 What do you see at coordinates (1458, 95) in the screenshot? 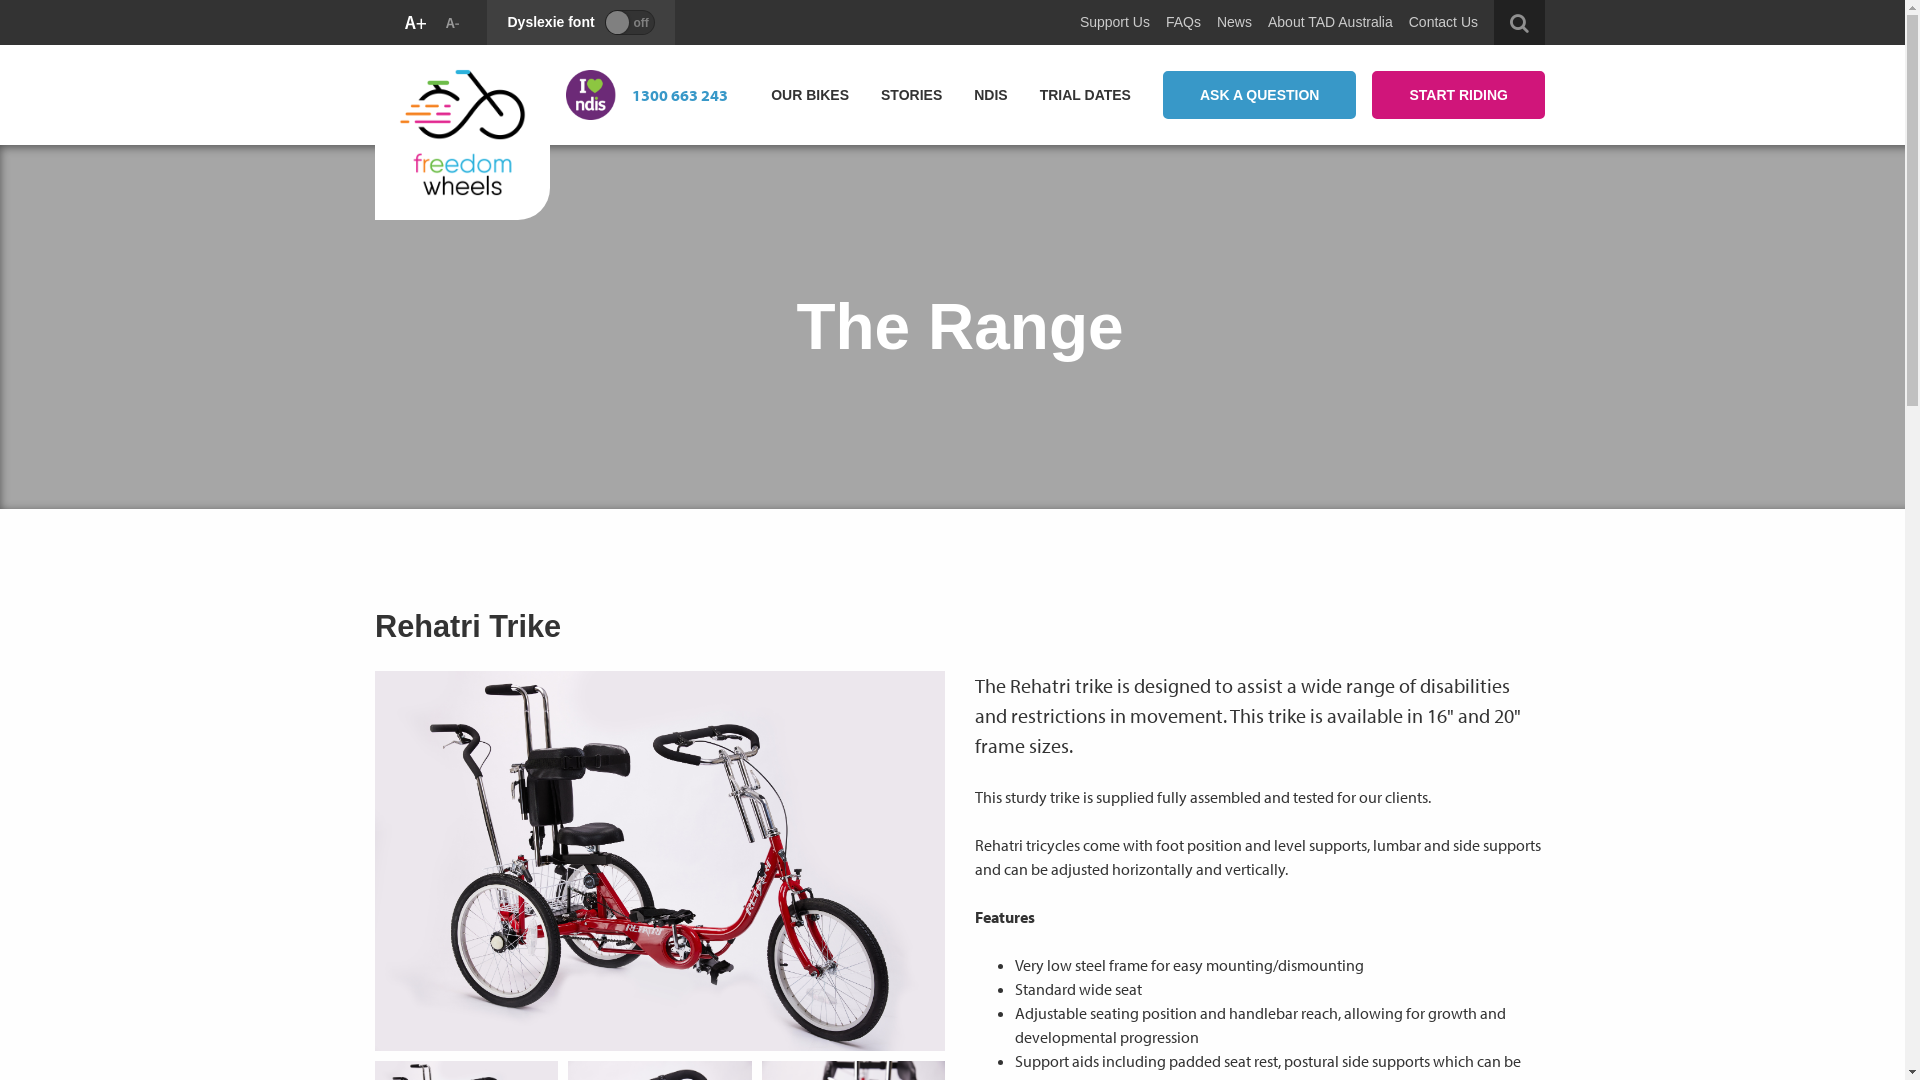
I see `'START RIDING'` at bounding box center [1458, 95].